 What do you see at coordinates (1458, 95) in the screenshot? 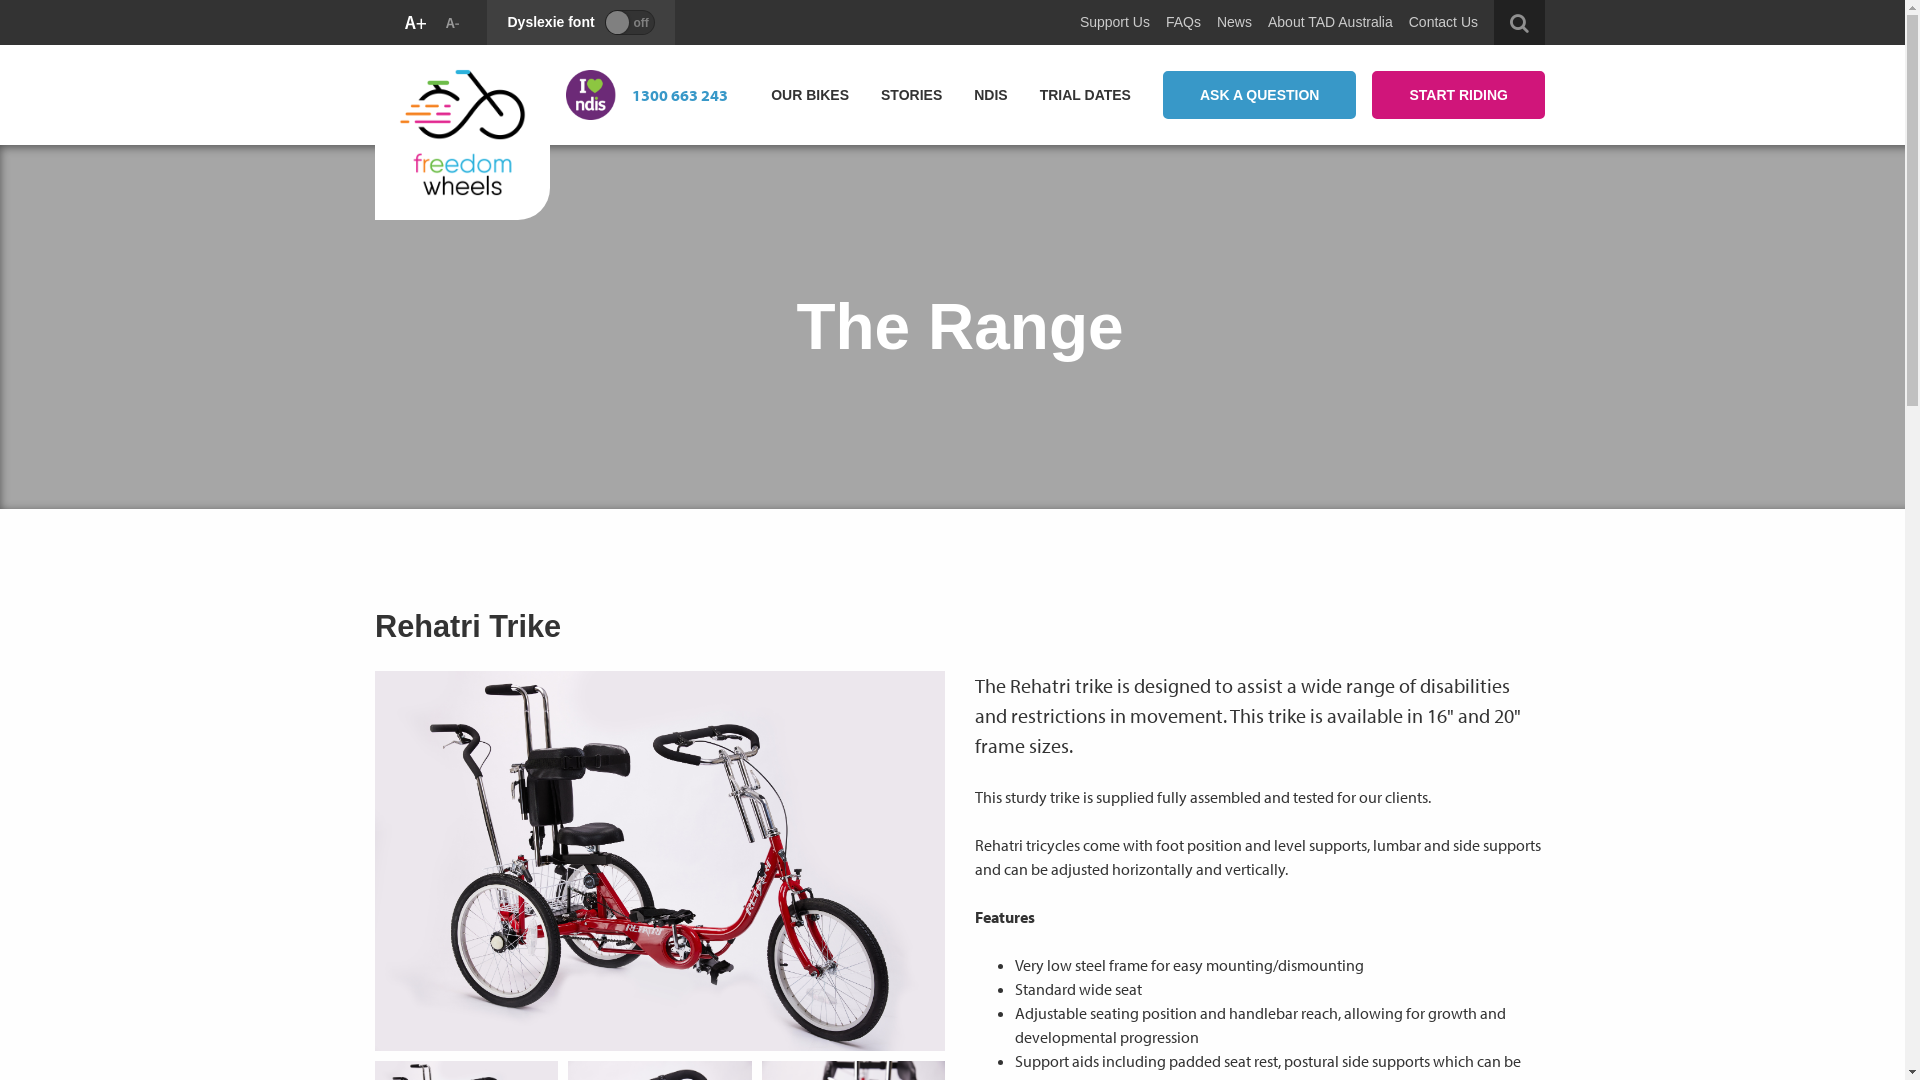
I see `'START RIDING'` at bounding box center [1458, 95].